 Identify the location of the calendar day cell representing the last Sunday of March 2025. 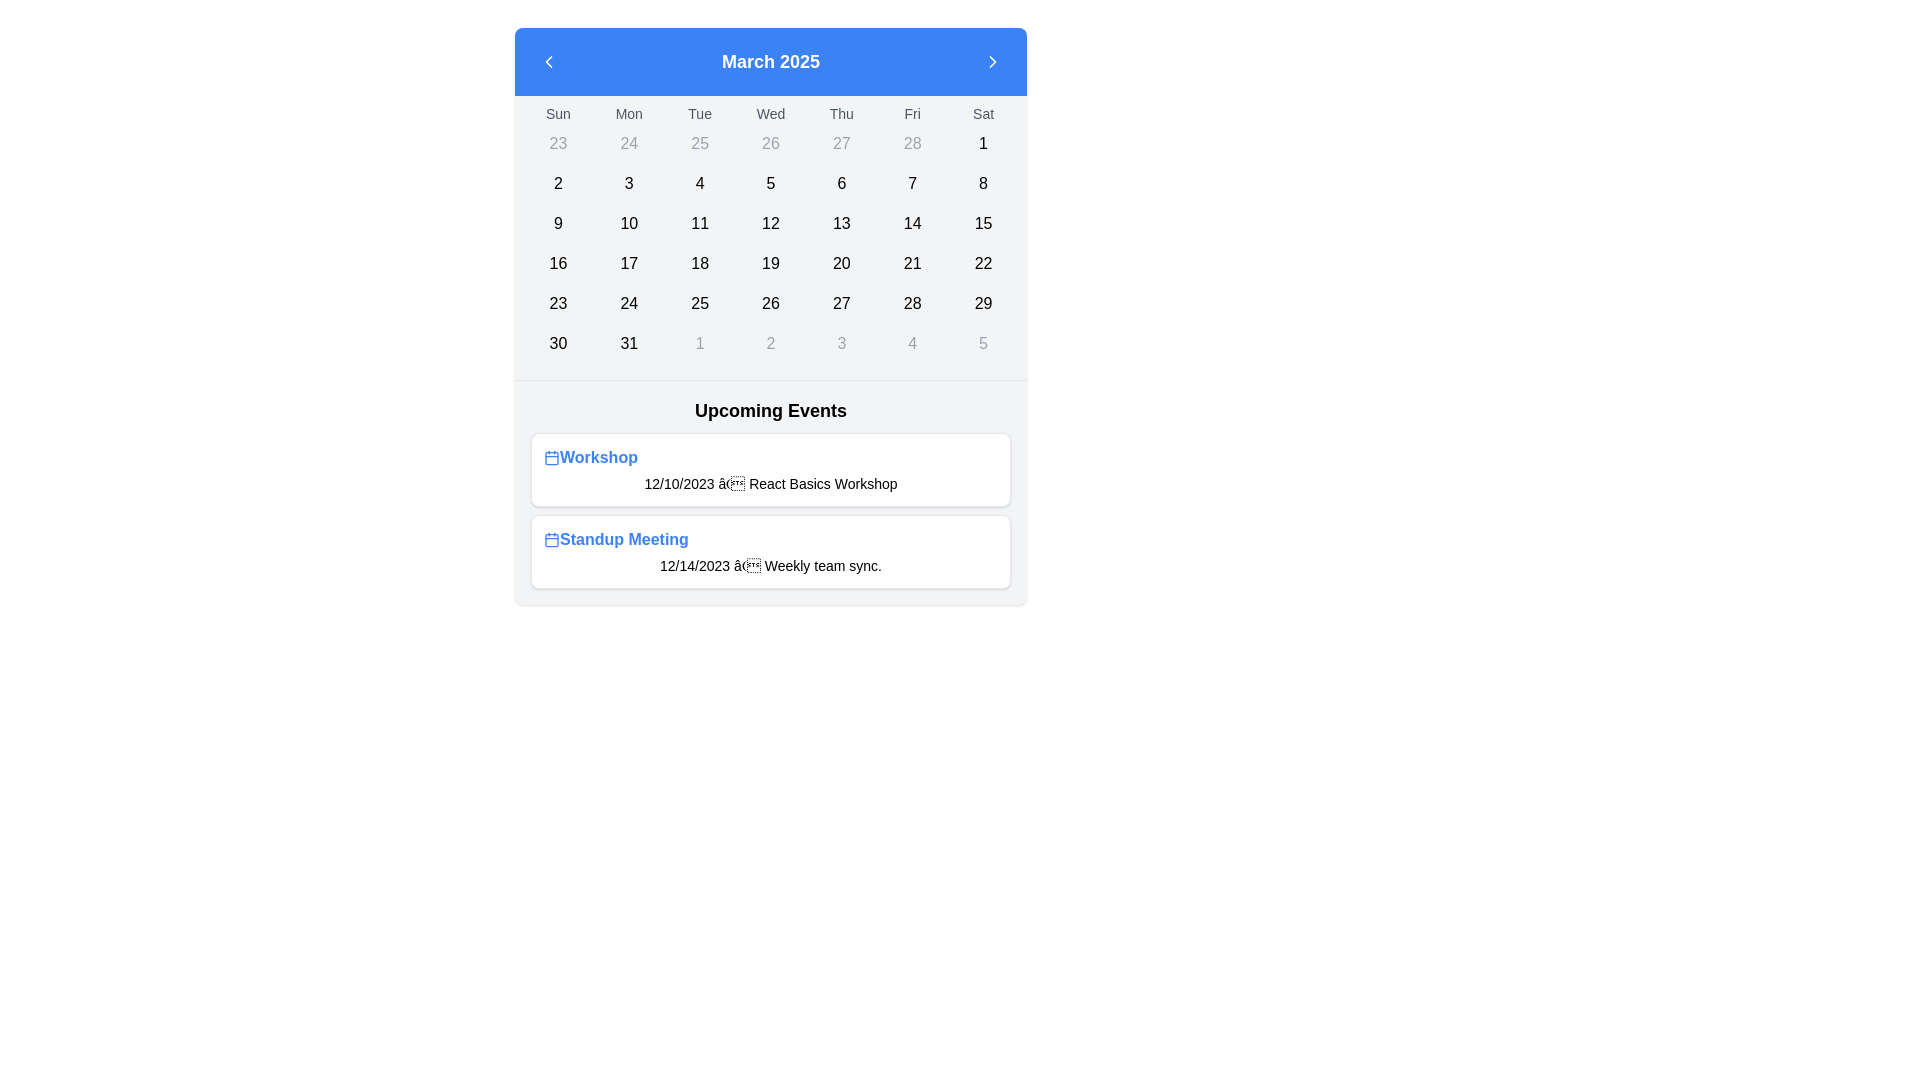
(558, 342).